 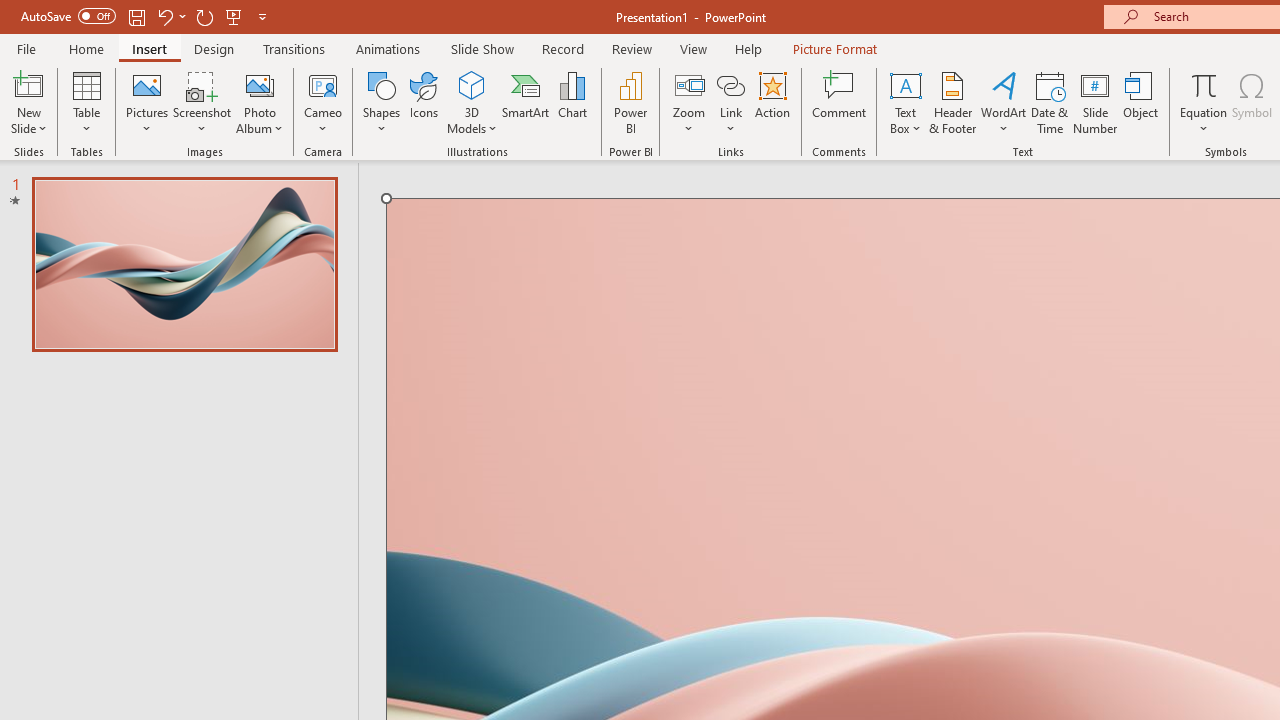 What do you see at coordinates (86, 103) in the screenshot?
I see `'Table'` at bounding box center [86, 103].